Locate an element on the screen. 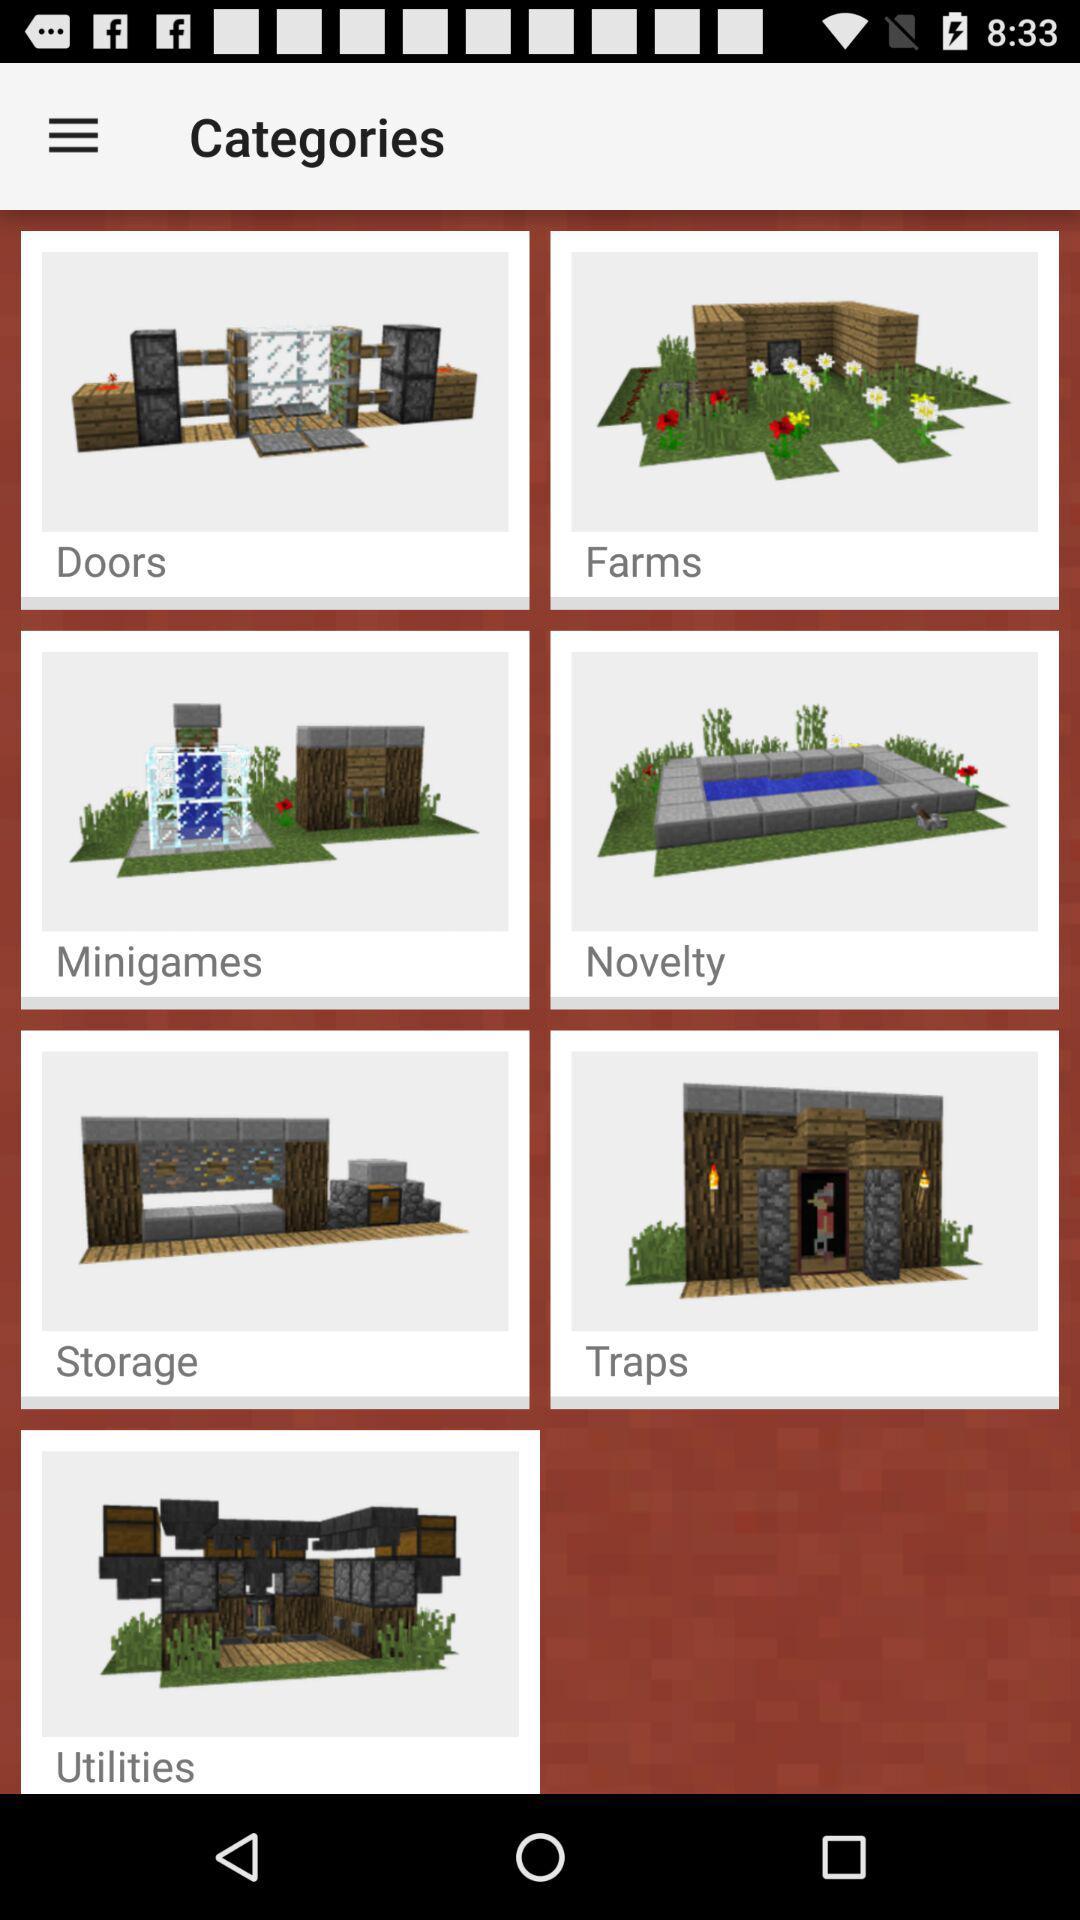  item next to the categories is located at coordinates (72, 135).